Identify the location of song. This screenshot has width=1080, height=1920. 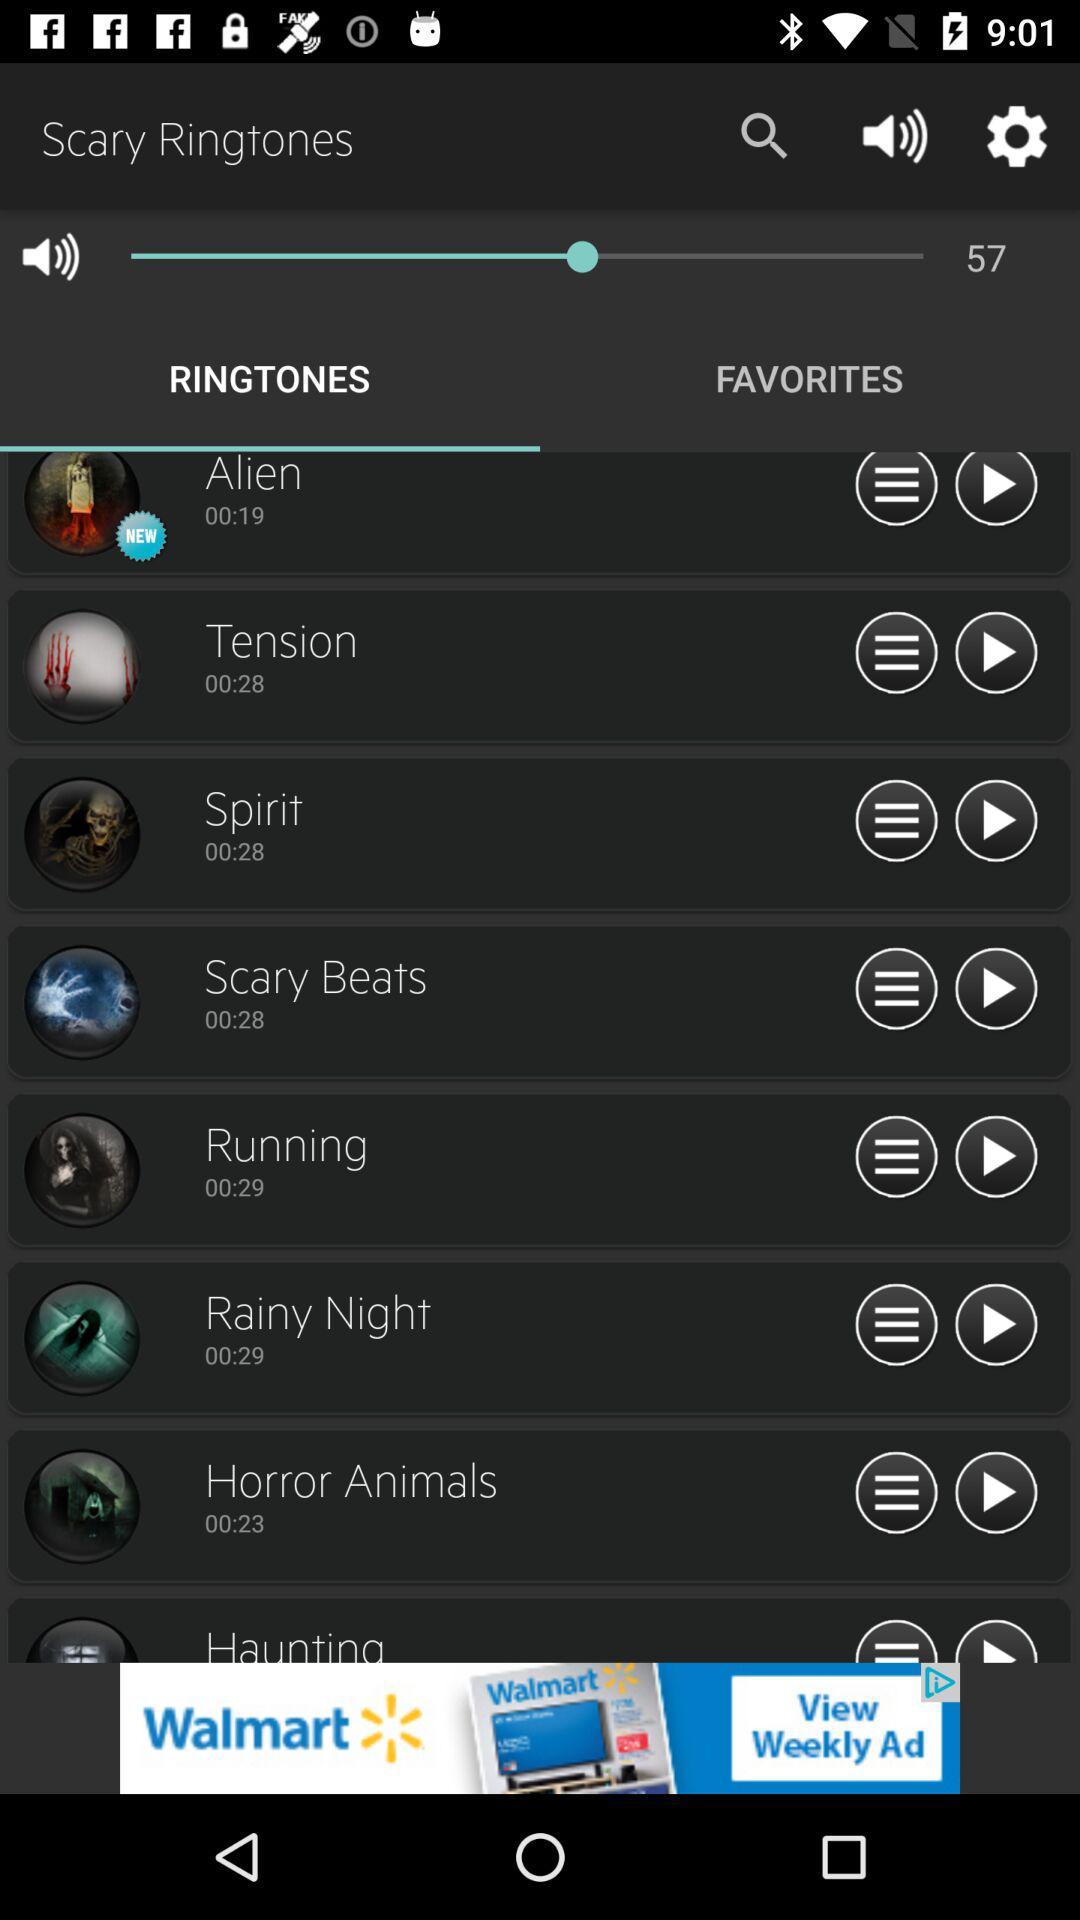
(995, 1157).